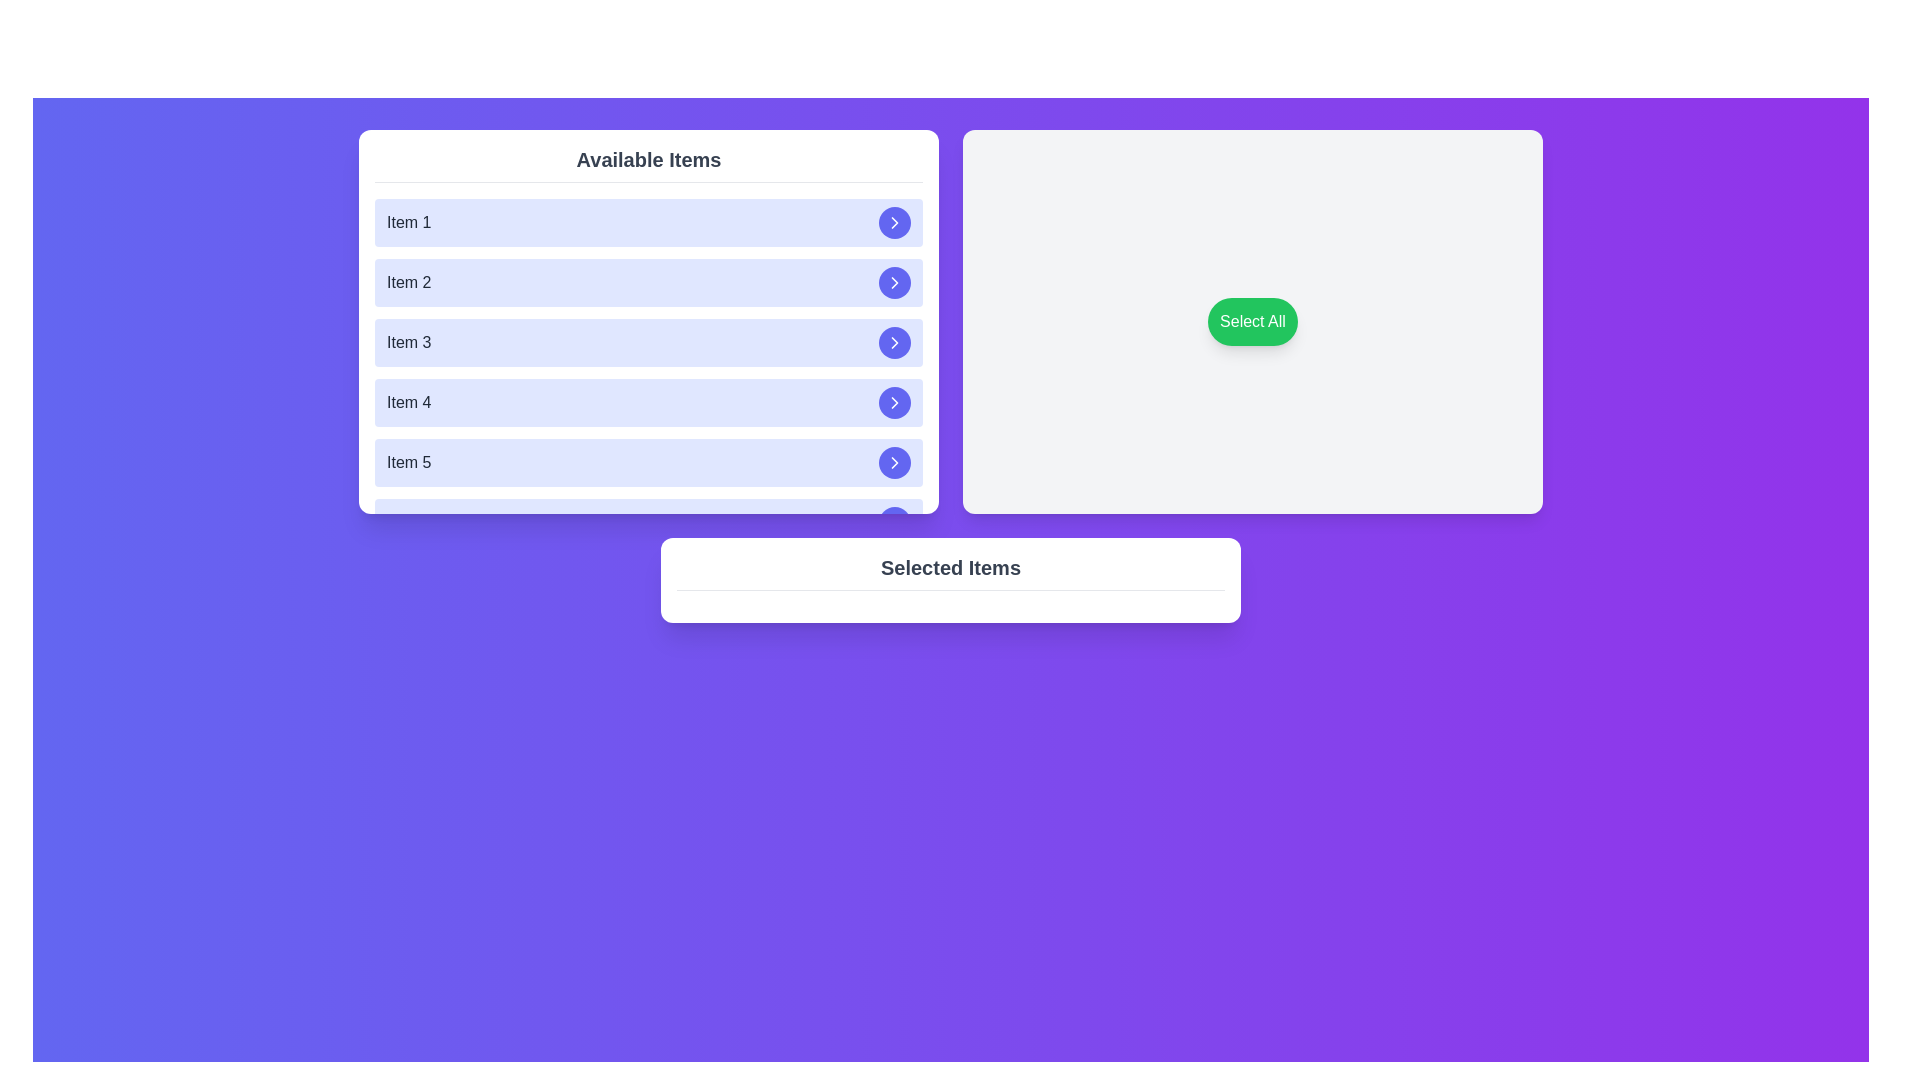 The width and height of the screenshot is (1920, 1080). I want to click on the circular button containing the Chevron-right SVG icon, which is styled with a purple background and is located in the fourth row of the 'Available Items' list, so click(893, 342).